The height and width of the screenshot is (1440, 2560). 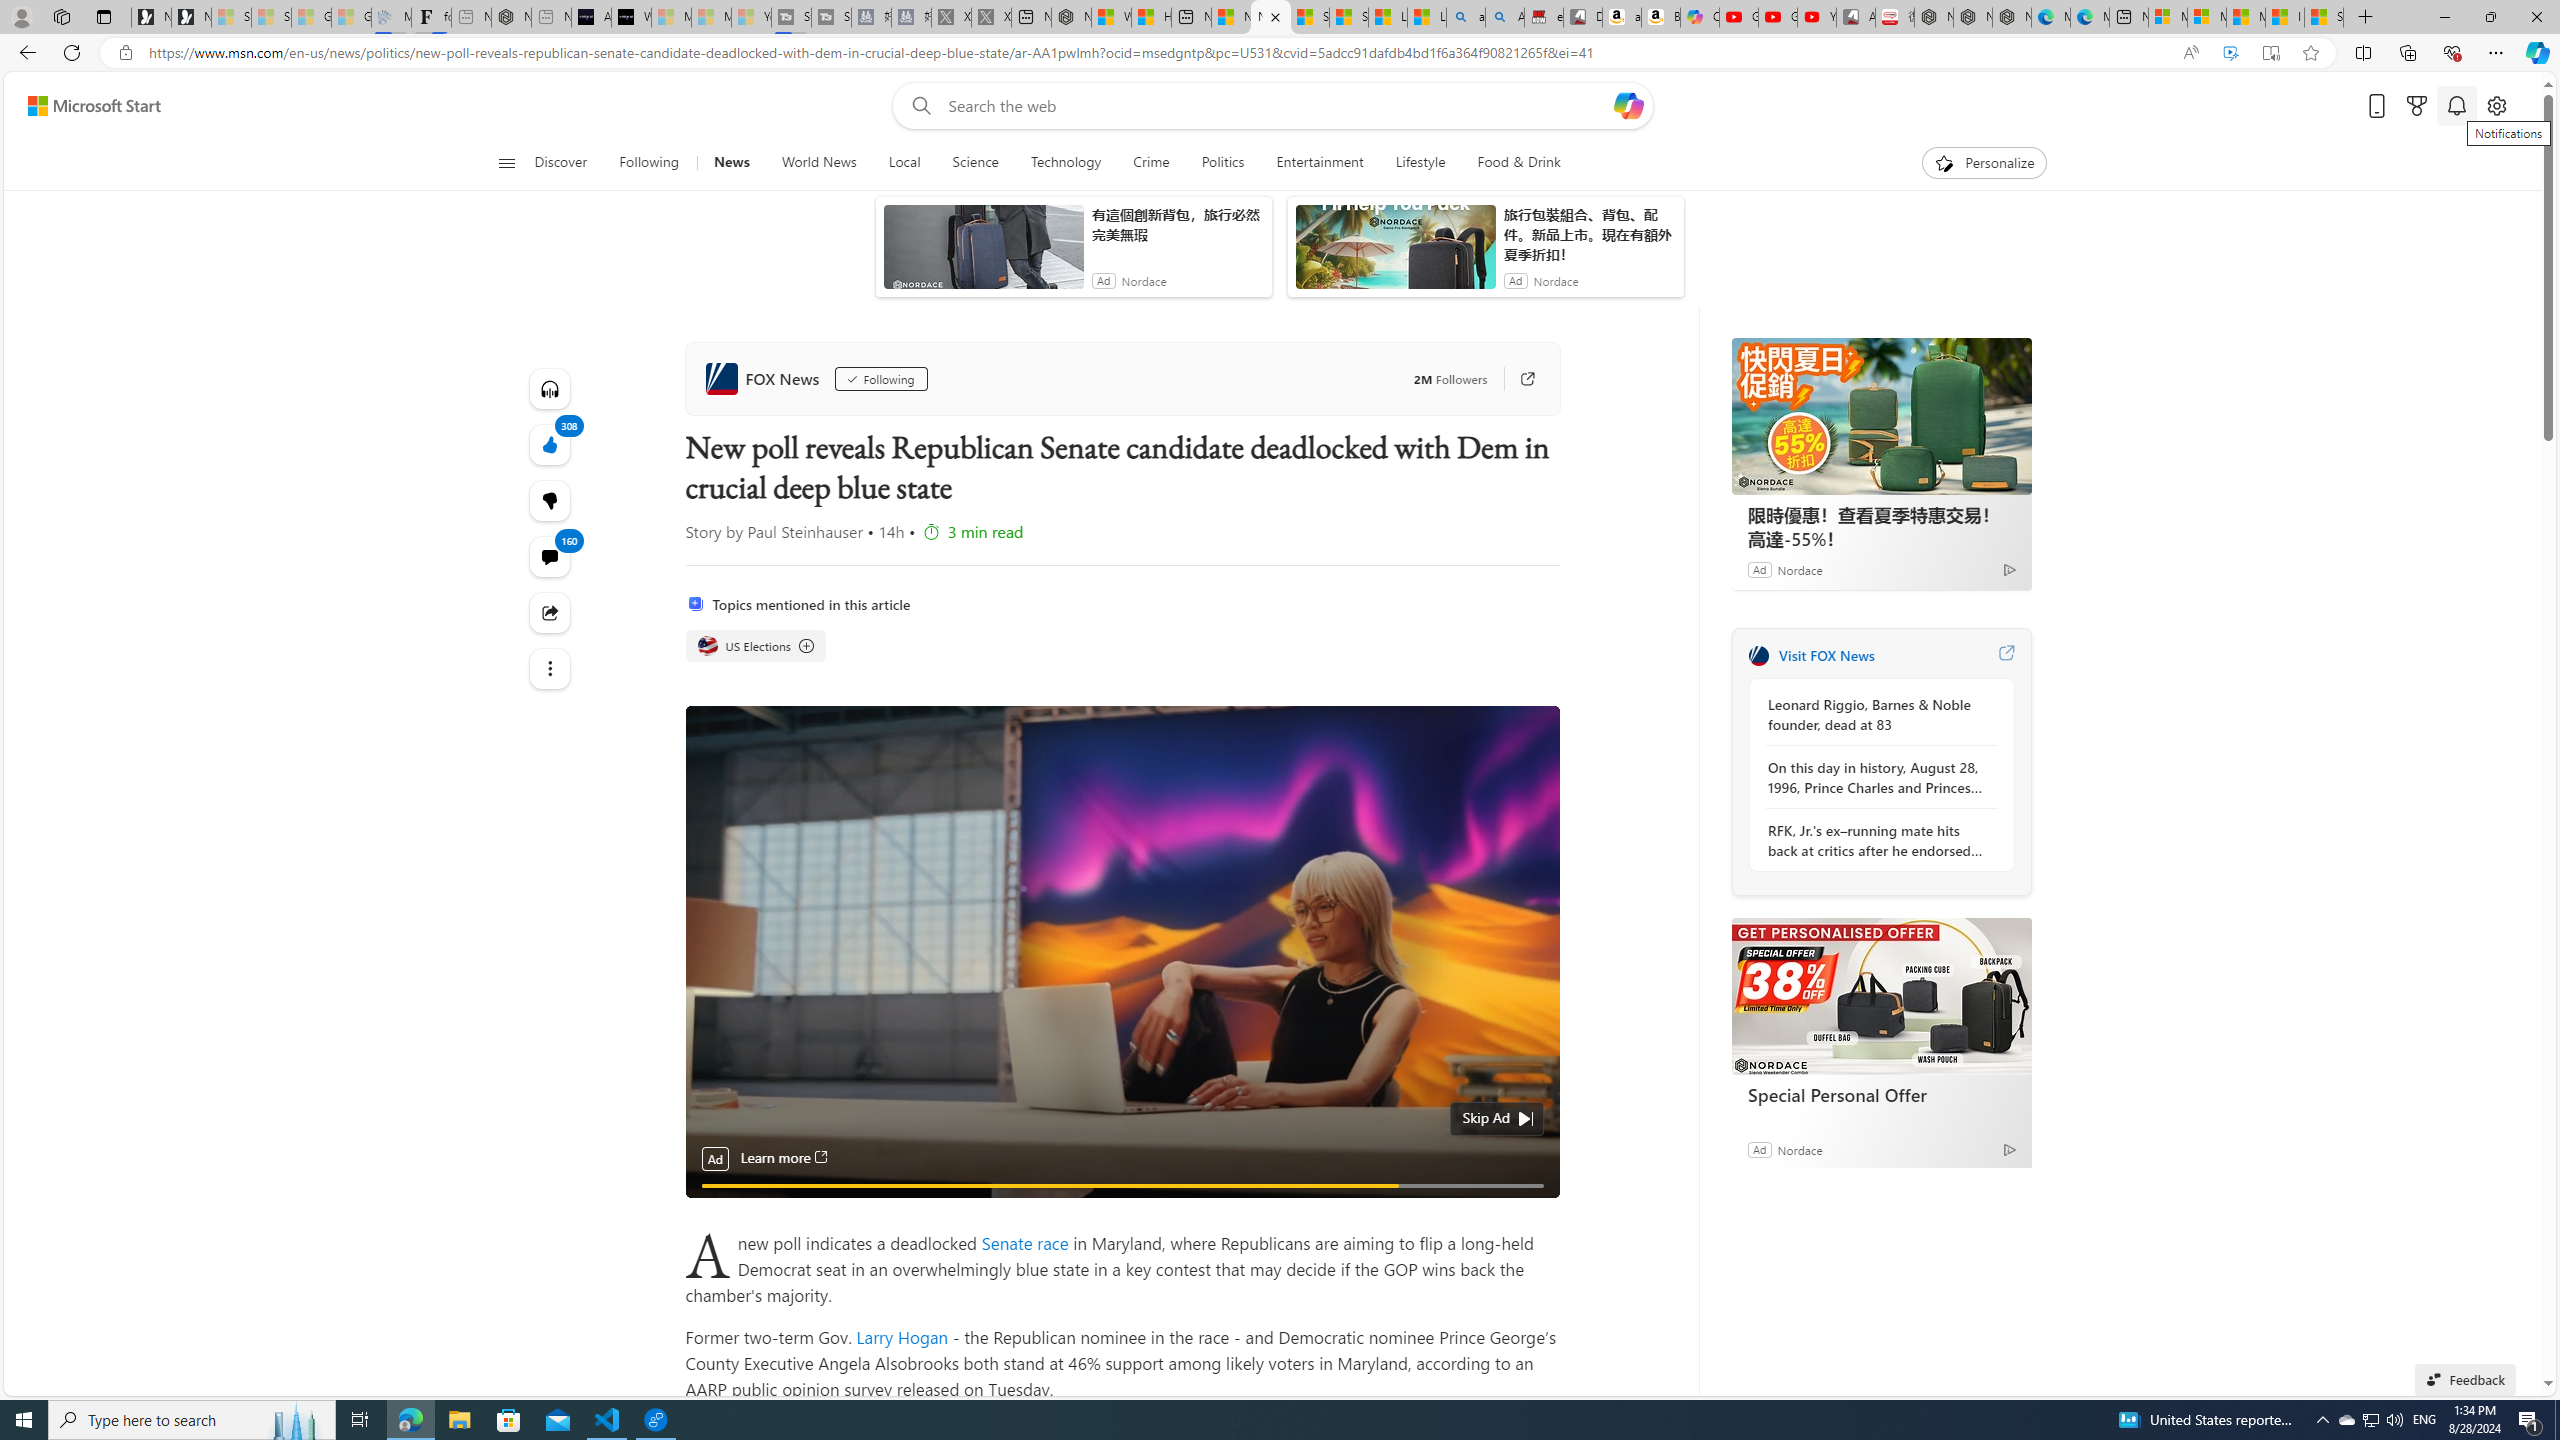 I want to click on 'Larry Hogan', so click(x=901, y=1336).